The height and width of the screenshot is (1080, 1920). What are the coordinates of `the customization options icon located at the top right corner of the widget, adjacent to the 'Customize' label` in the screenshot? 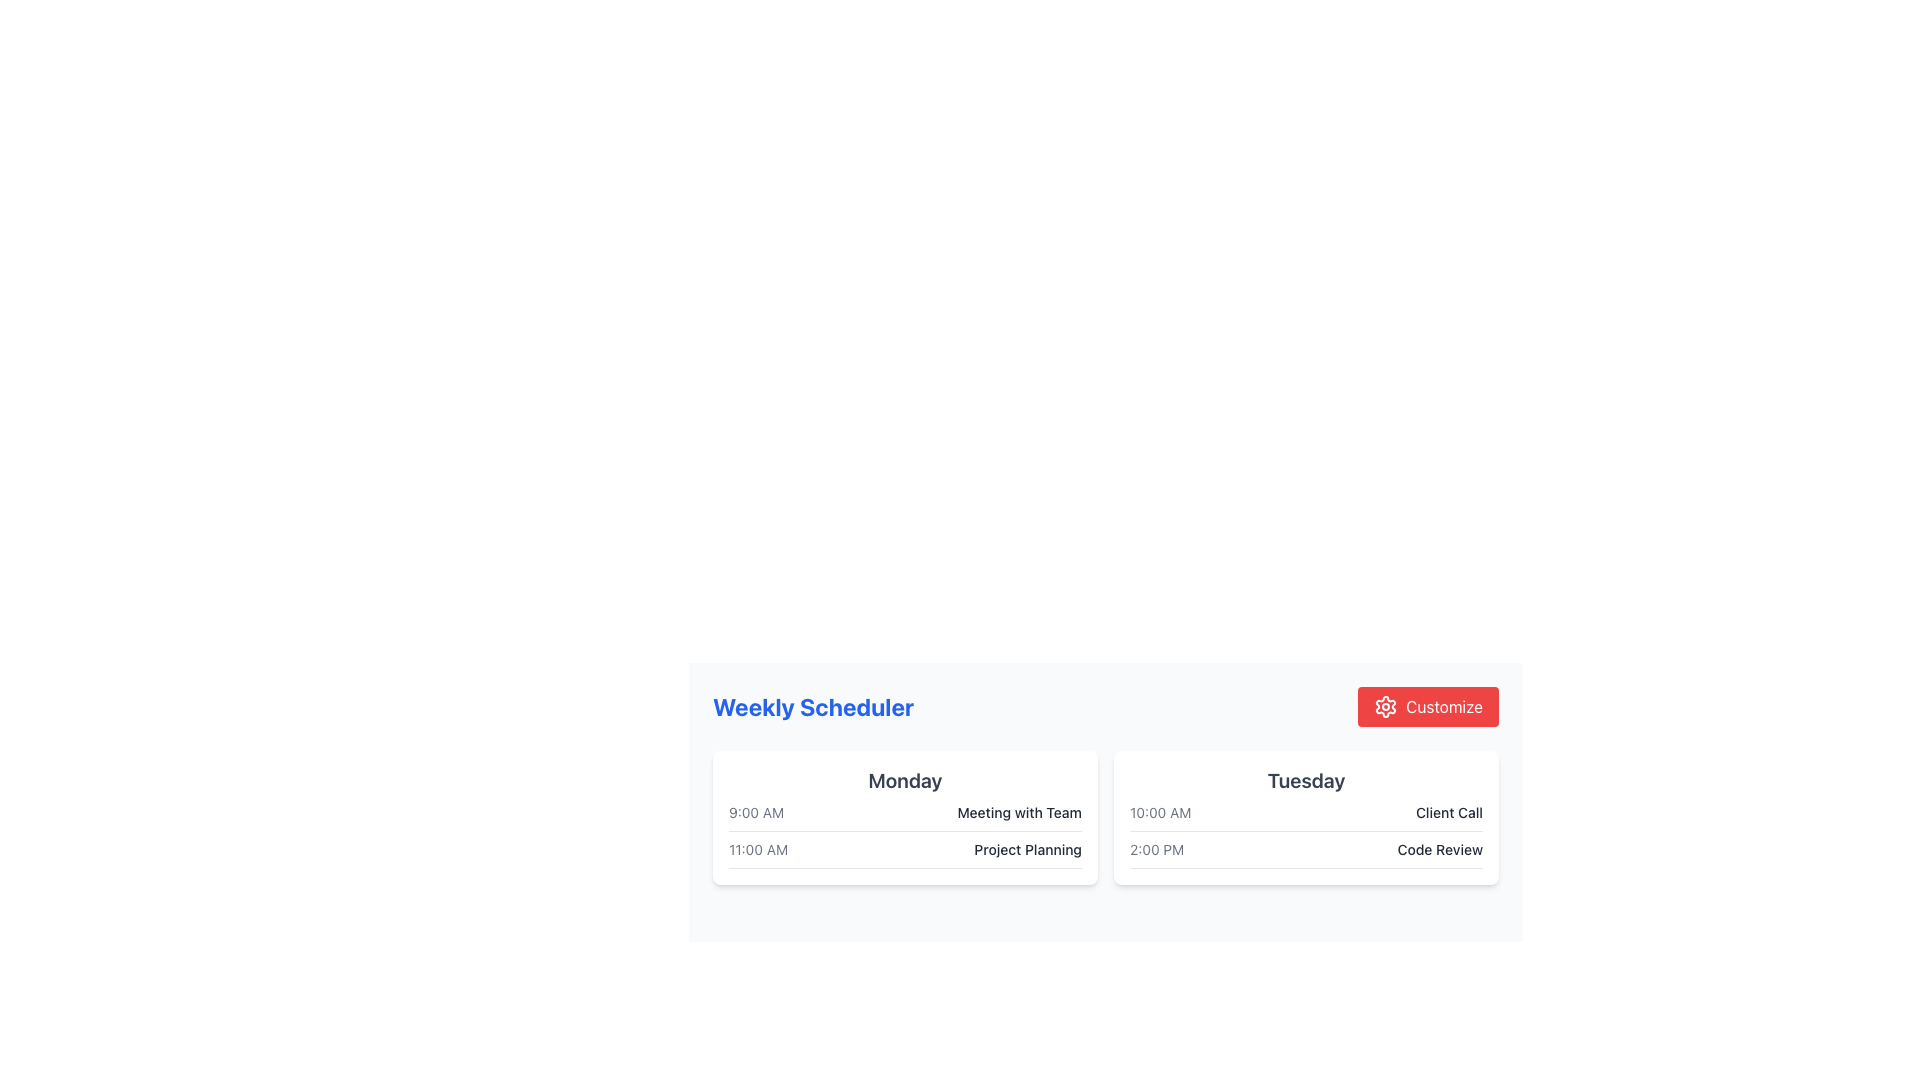 It's located at (1385, 705).